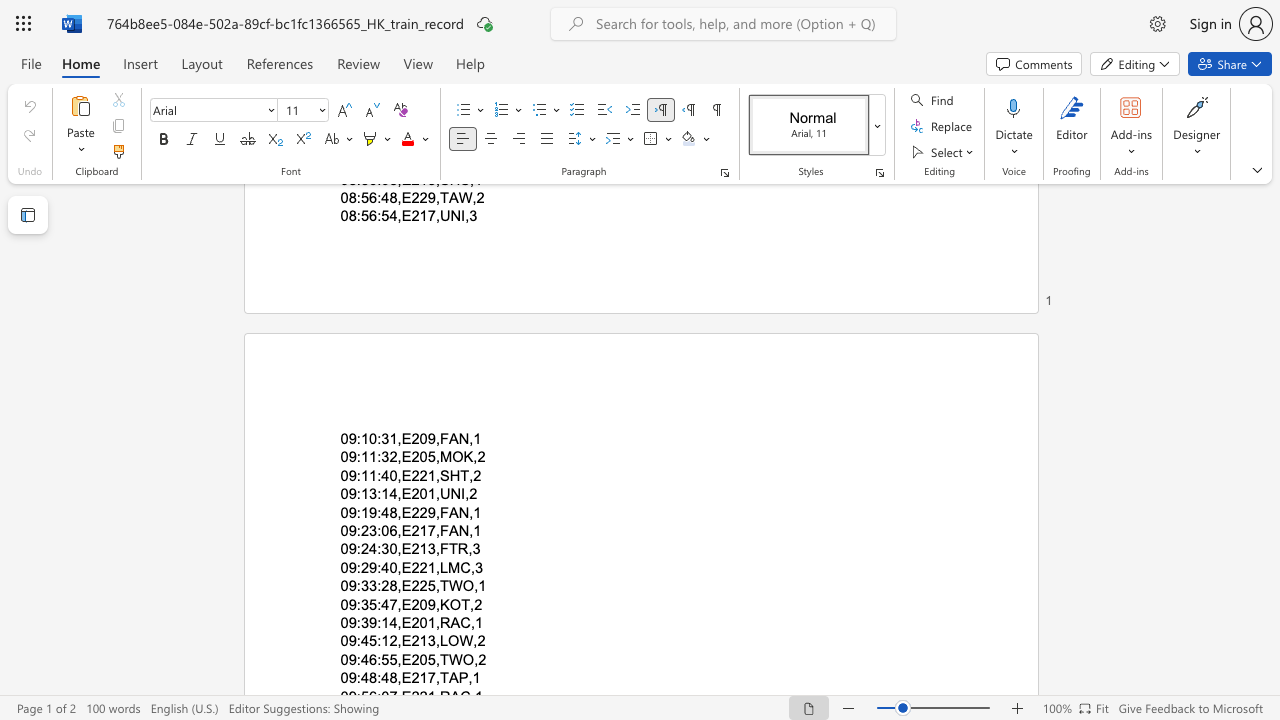 This screenshot has width=1280, height=720. Describe the element at coordinates (457, 437) in the screenshot. I see `the subset text "N," within the text "09:10:31,E209,FAN,1"` at that location.